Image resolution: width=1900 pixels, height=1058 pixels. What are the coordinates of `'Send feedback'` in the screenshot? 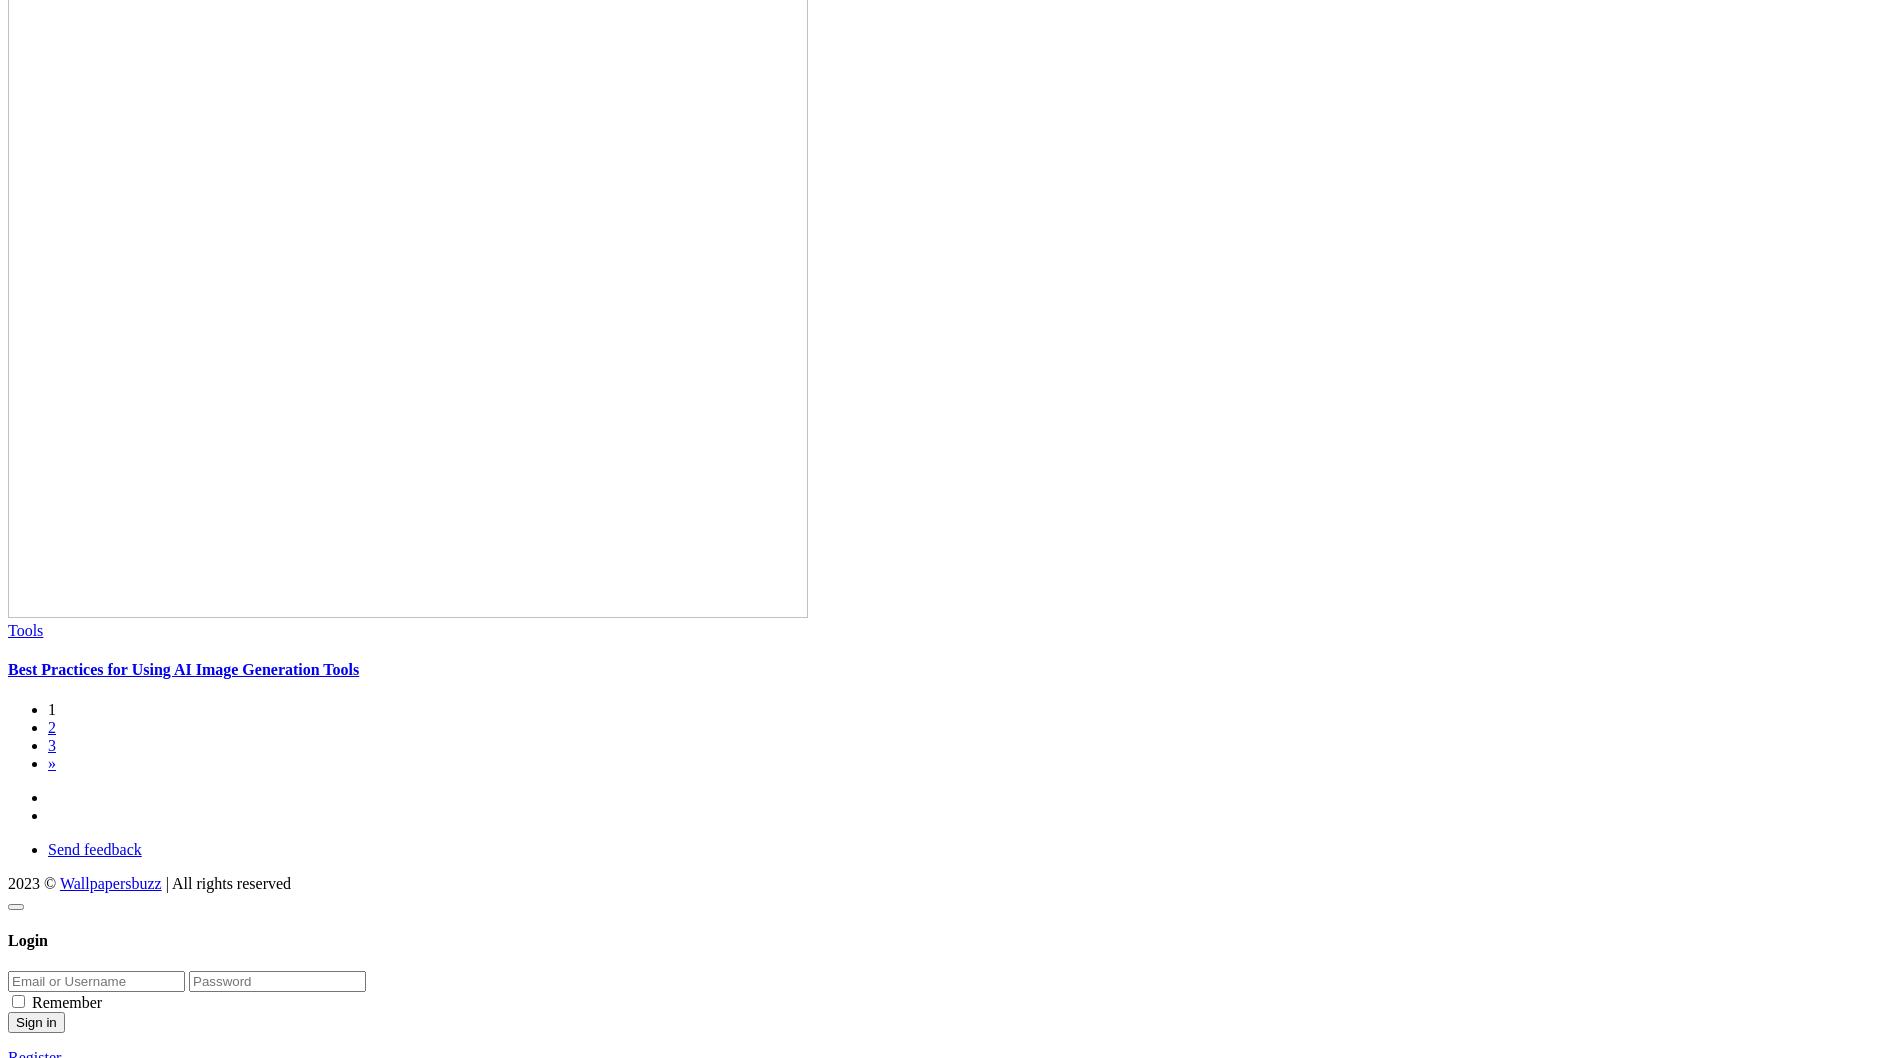 It's located at (94, 847).